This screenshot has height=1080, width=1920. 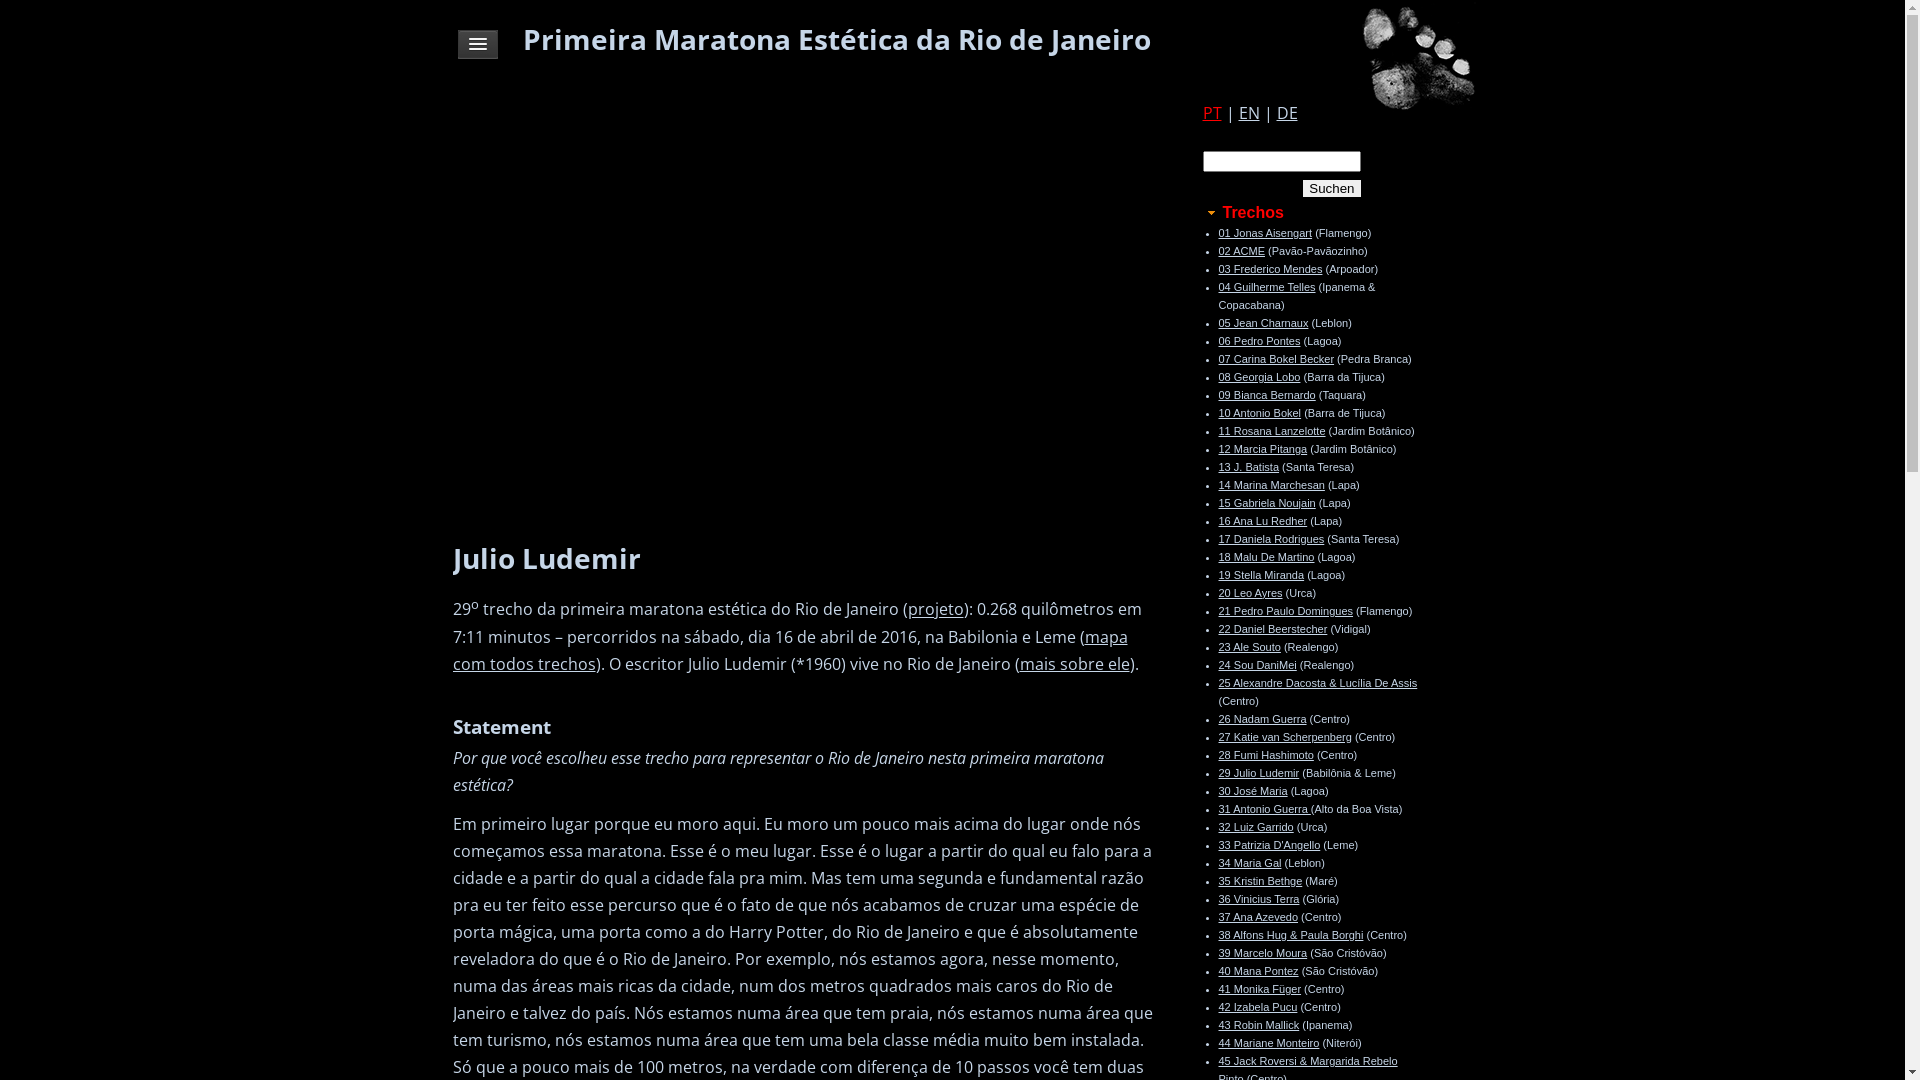 What do you see at coordinates (1256, 1006) in the screenshot?
I see `'42 Izabela Pucu'` at bounding box center [1256, 1006].